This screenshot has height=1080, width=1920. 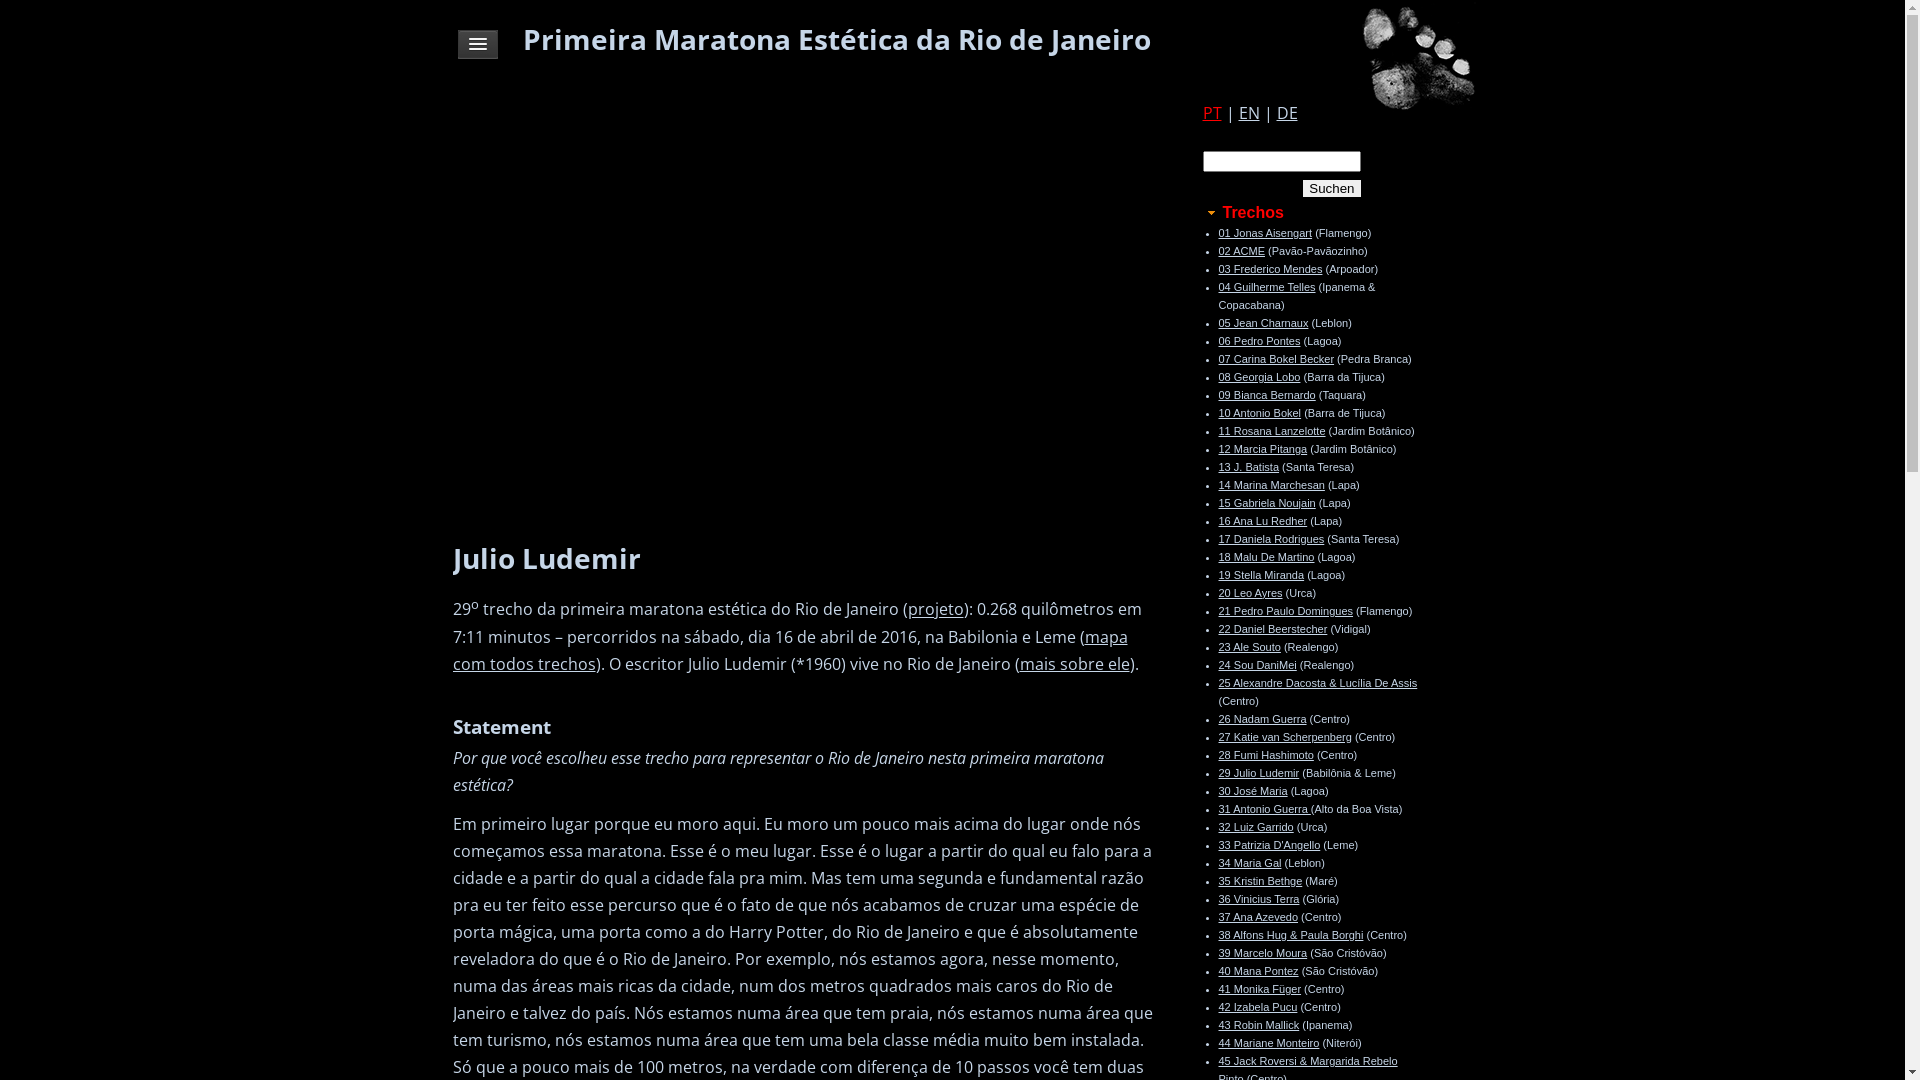 What do you see at coordinates (1256, 1006) in the screenshot?
I see `'42 Izabela Pucu'` at bounding box center [1256, 1006].